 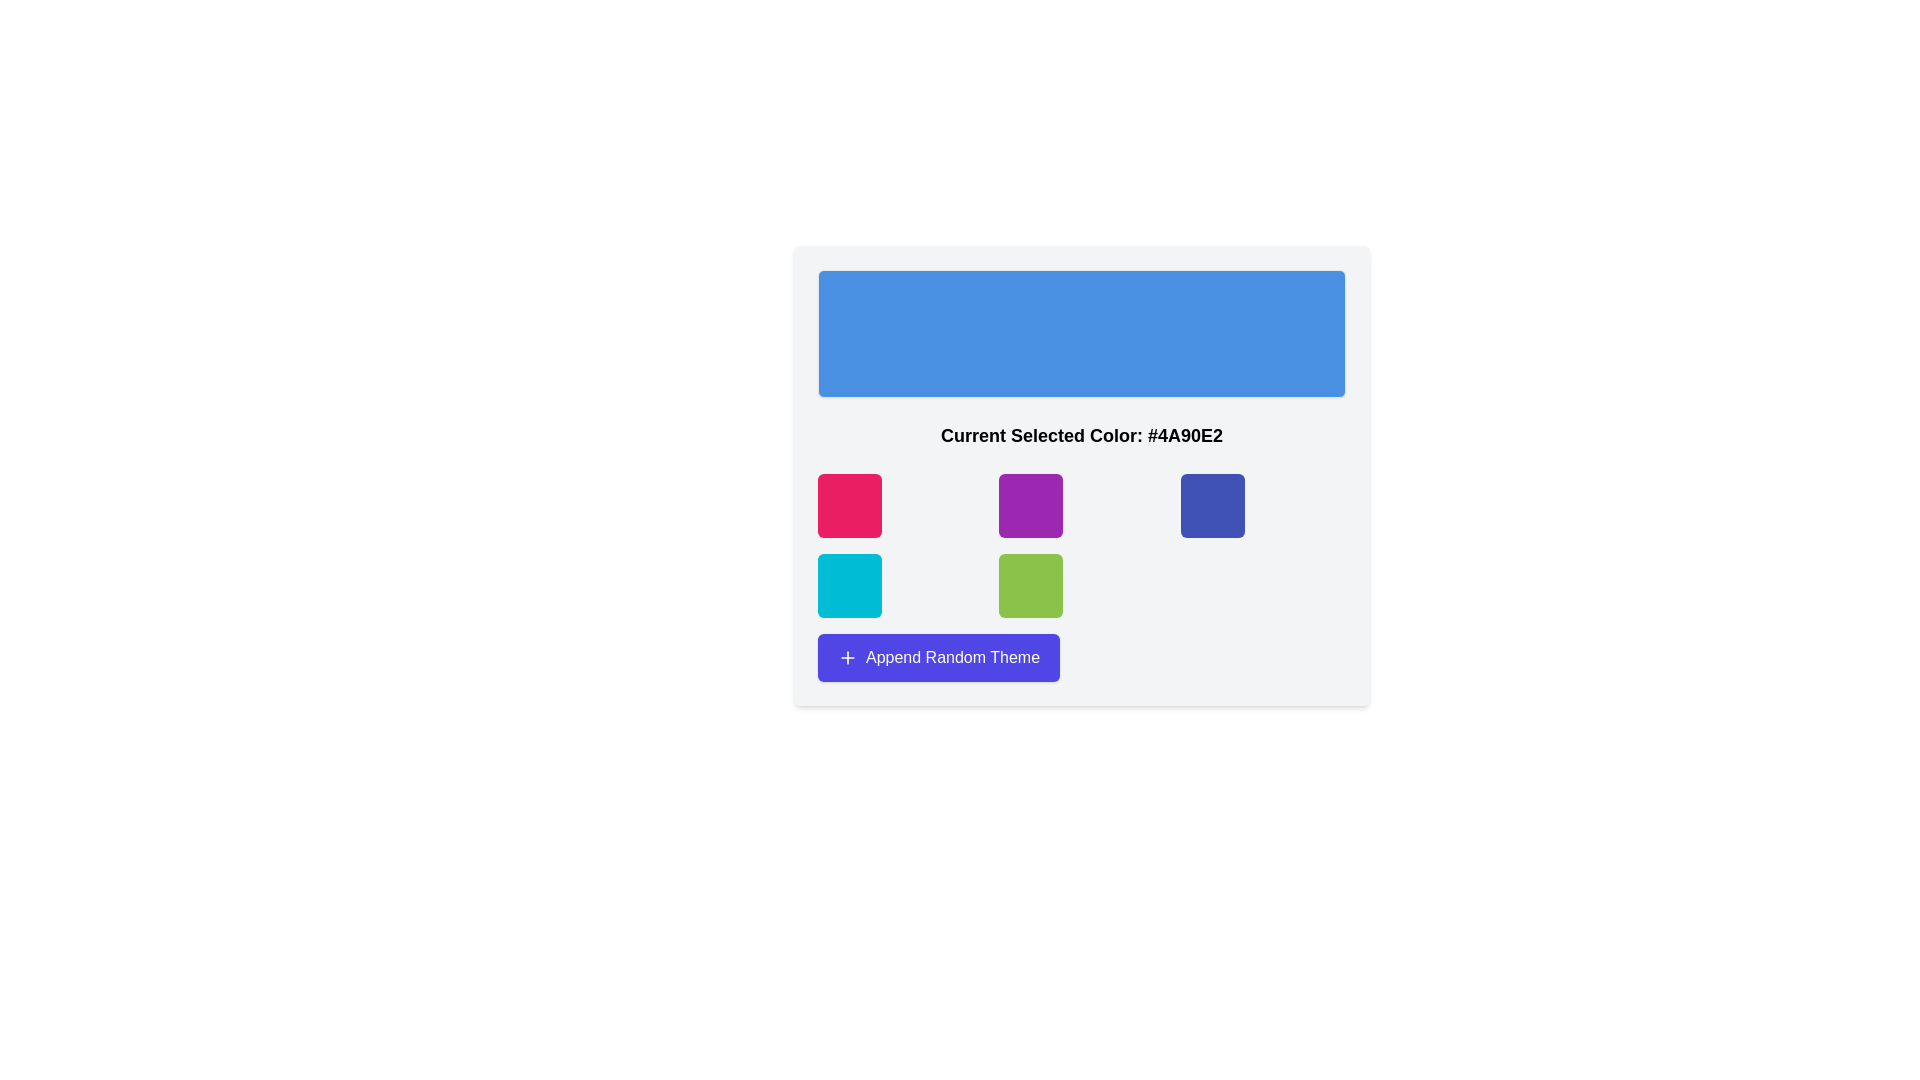 What do you see at coordinates (848, 658) in the screenshot?
I see `the small plus sign icon (+) displayed in white on a blue circular background, which is part of the 'Append Random Theme' button` at bounding box center [848, 658].